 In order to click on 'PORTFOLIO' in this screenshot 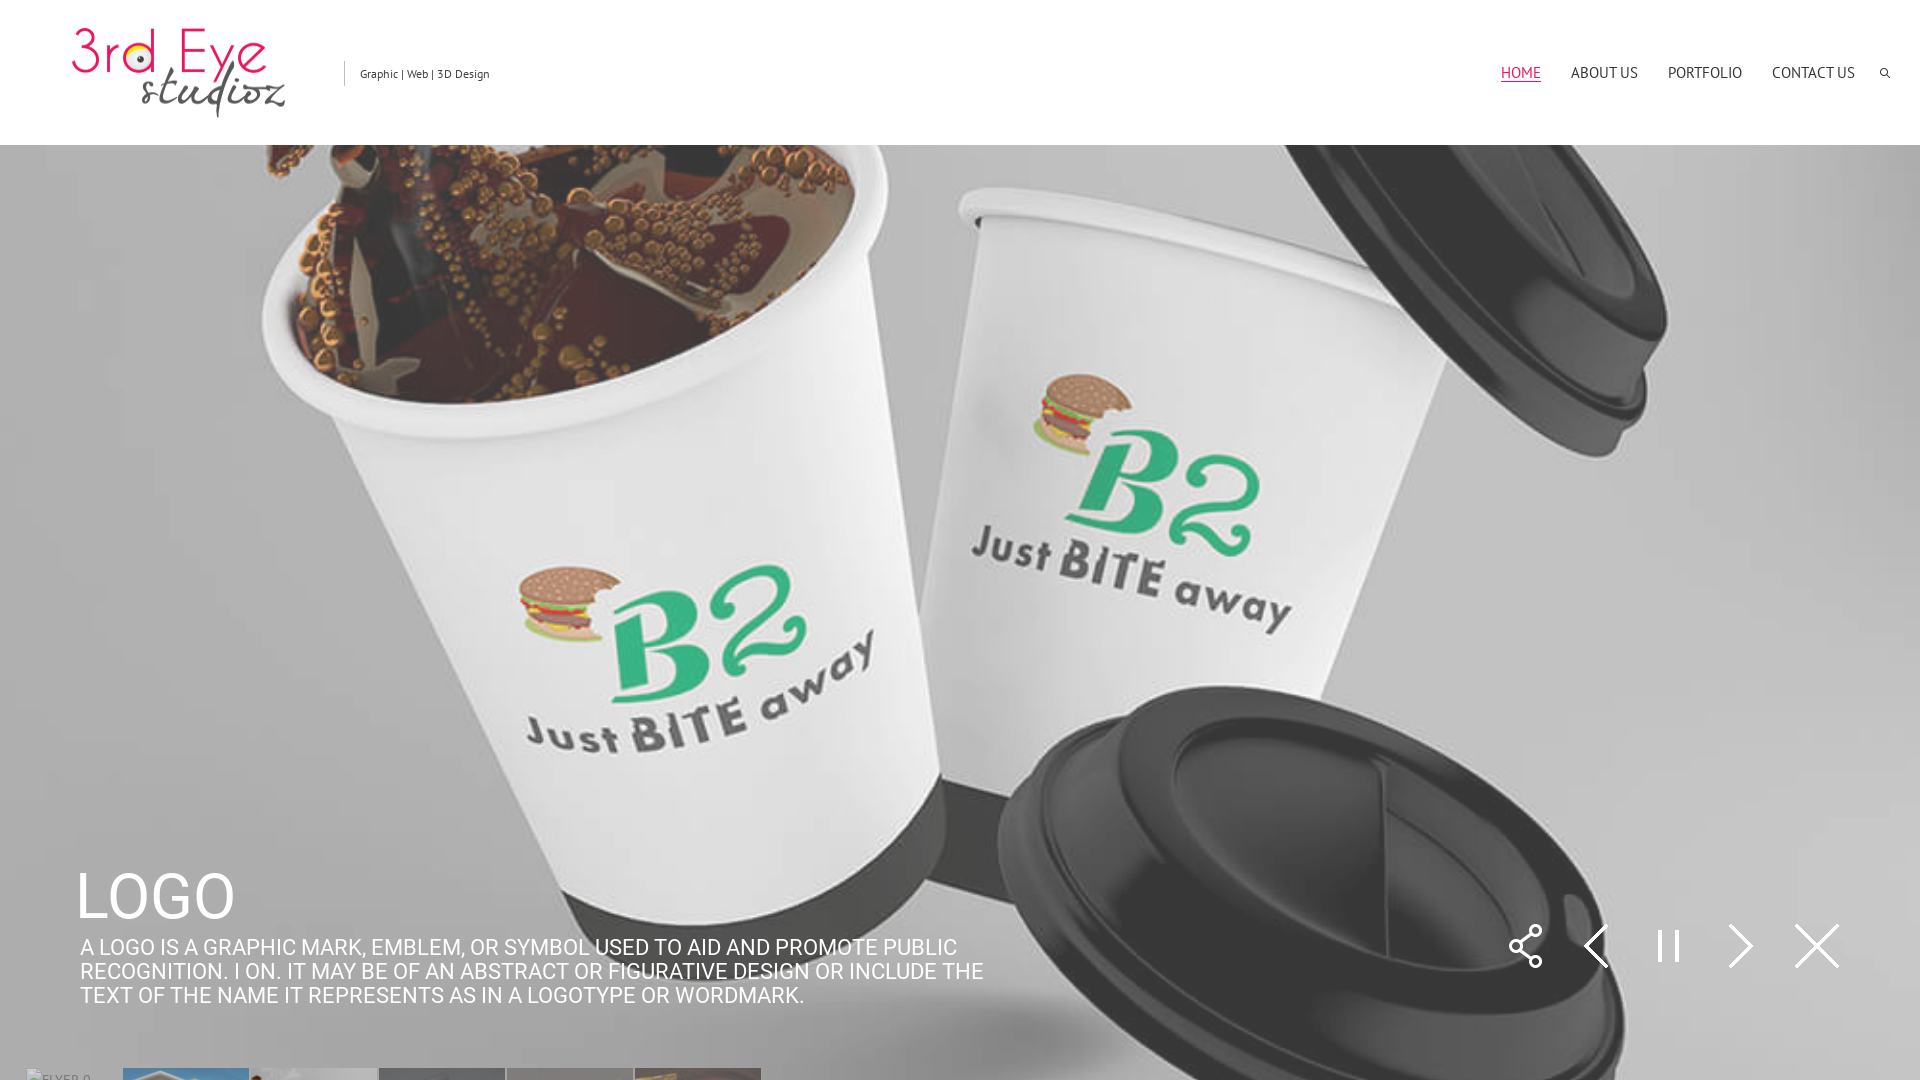, I will do `click(1703, 71)`.